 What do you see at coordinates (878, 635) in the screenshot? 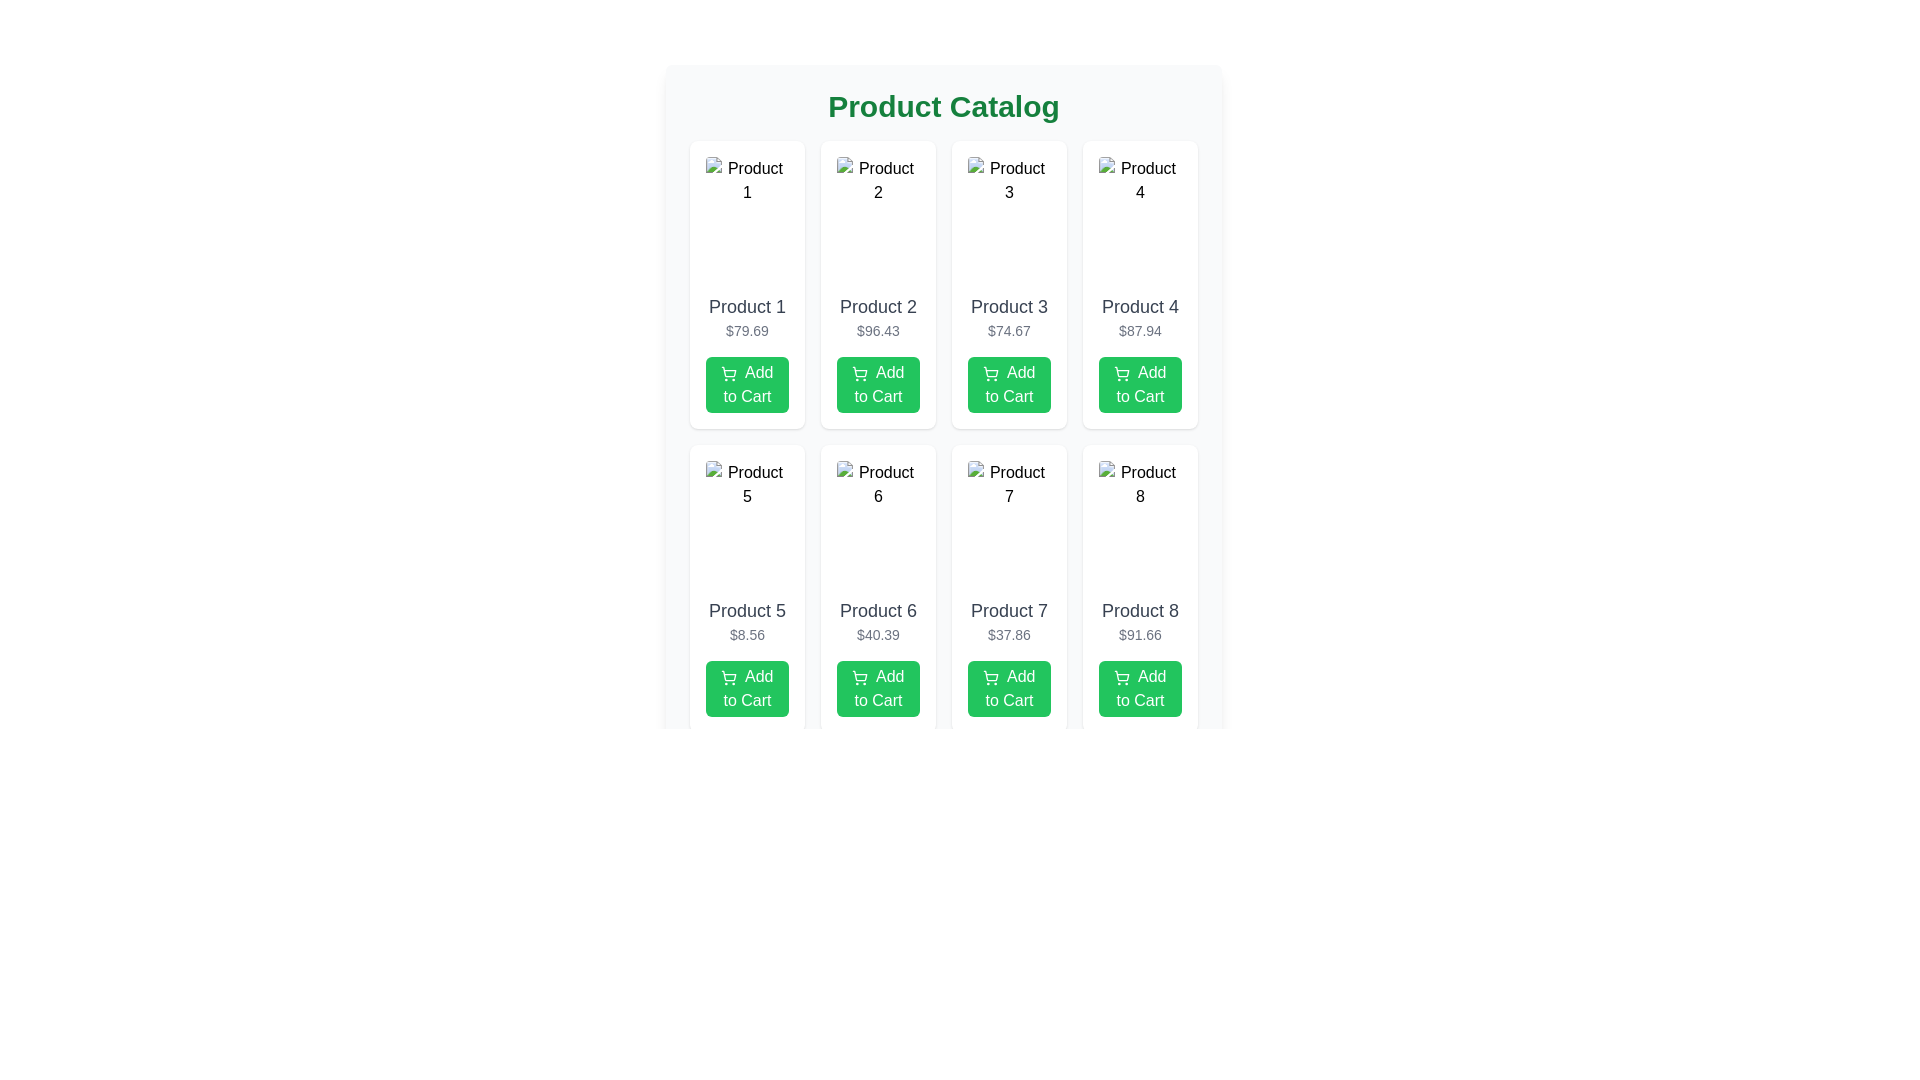
I see `the price label of 'Product 6' which is located directly below its title and above the 'Add to Cart' button` at bounding box center [878, 635].